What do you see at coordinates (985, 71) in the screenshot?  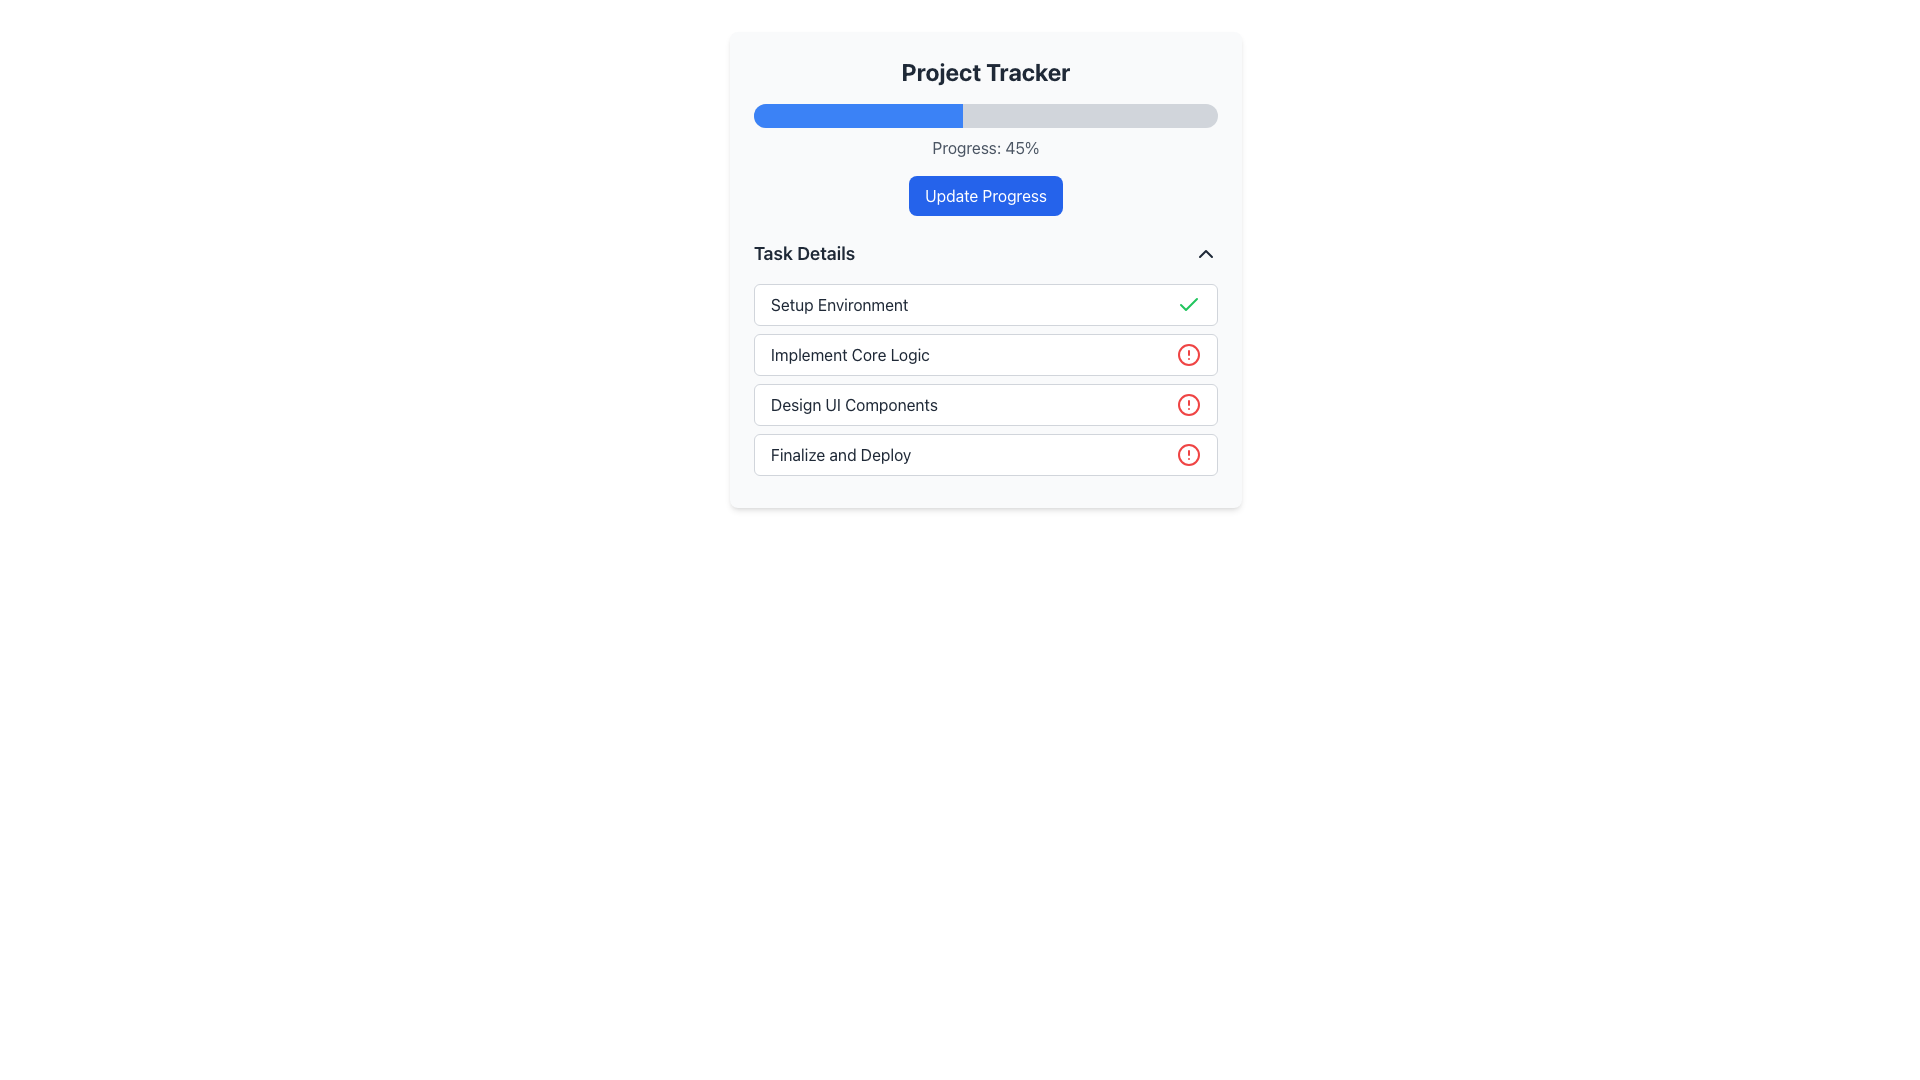 I see `title text displayed at the top-center of the UI module, which serves as the heading for the section` at bounding box center [985, 71].